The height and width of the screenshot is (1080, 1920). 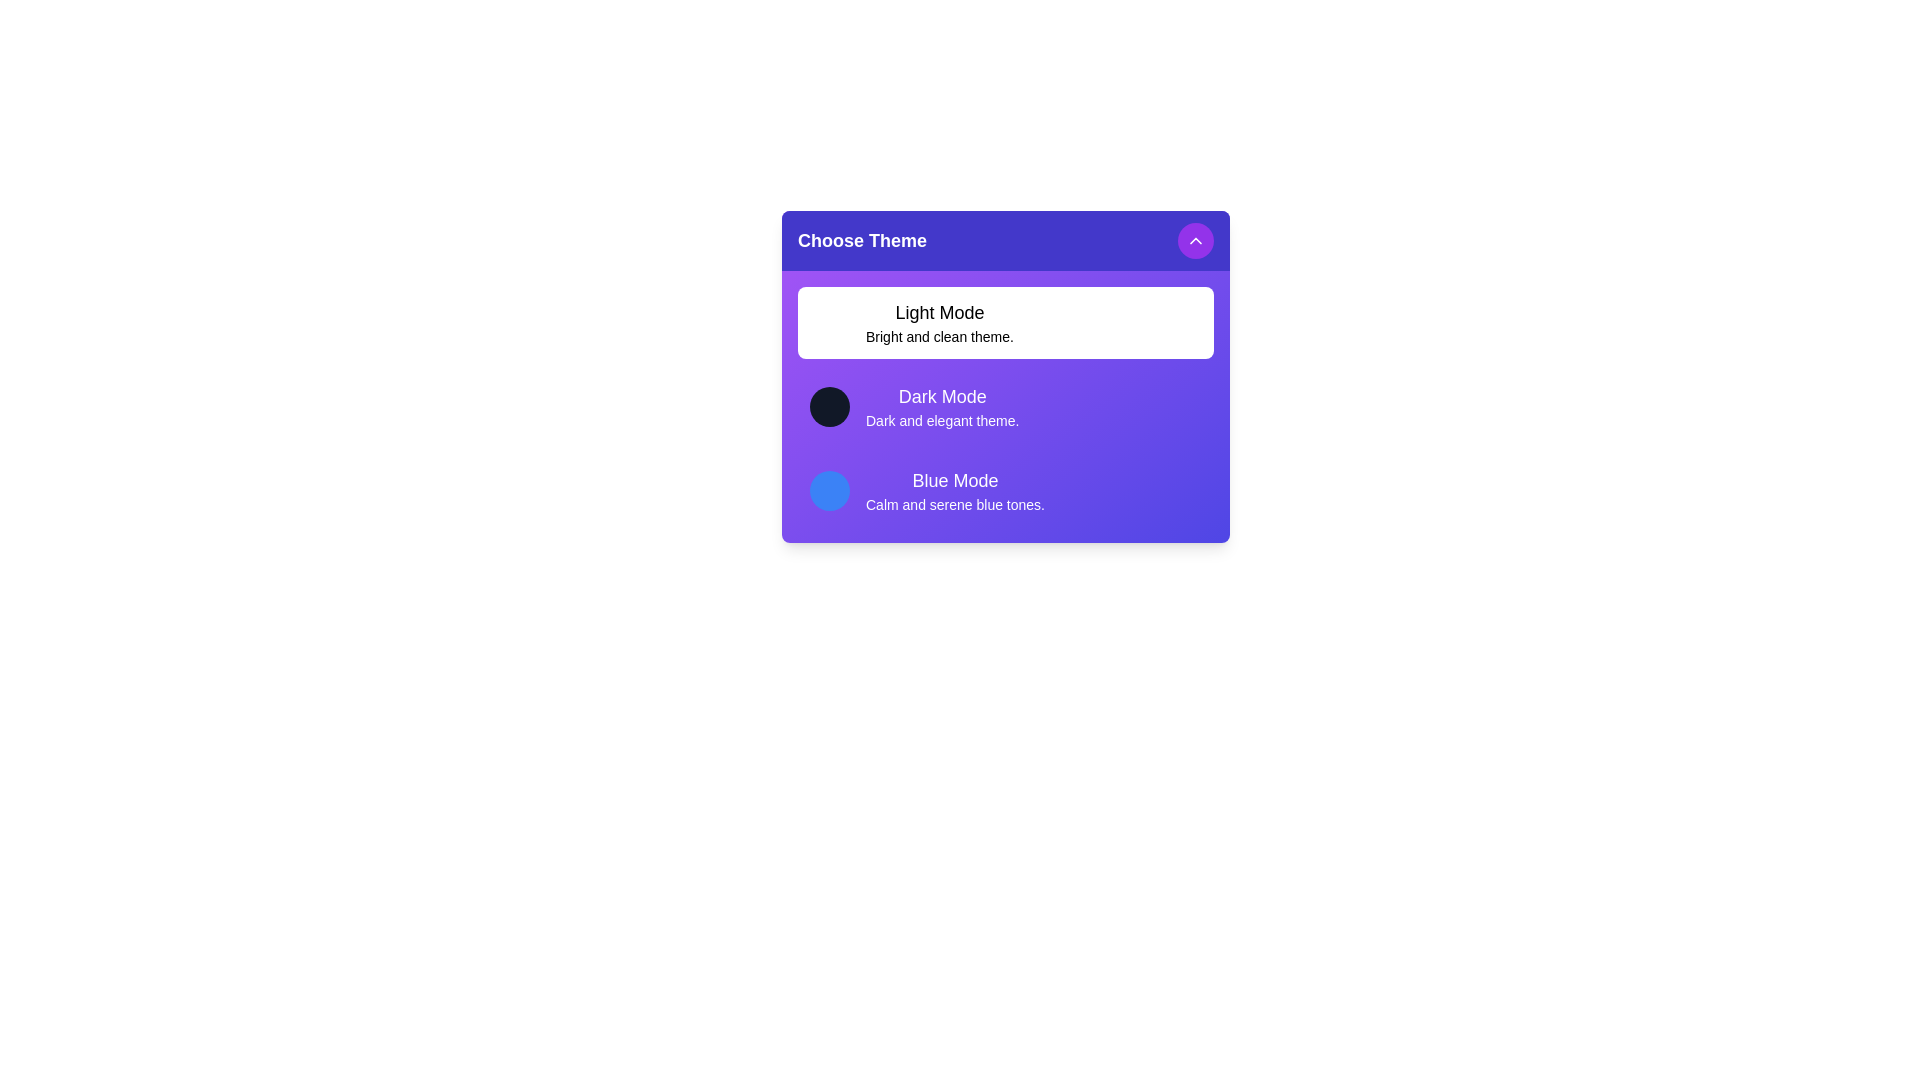 I want to click on the theme preview color circle for Blue Mode, so click(x=830, y=490).